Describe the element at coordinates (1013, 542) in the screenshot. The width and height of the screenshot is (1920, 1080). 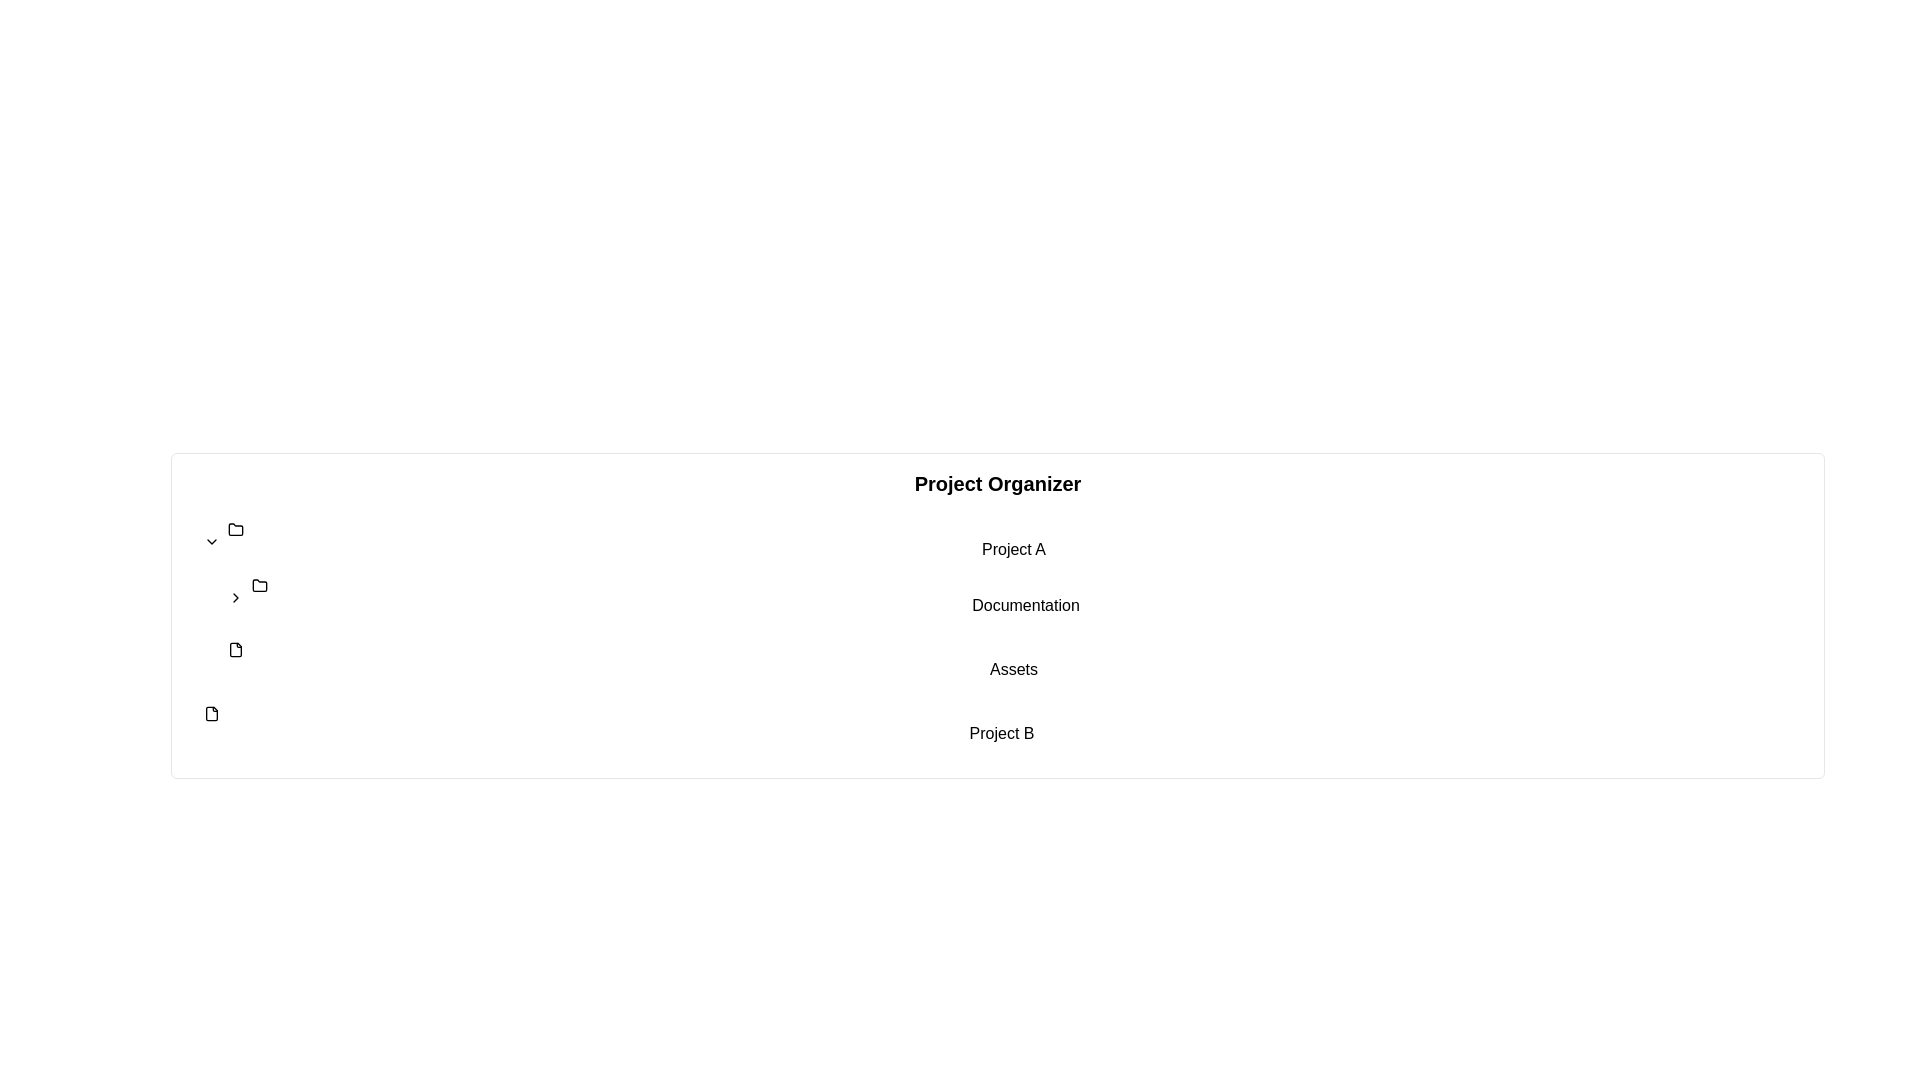
I see `the third text label with an accompanying icon representing Project A in the upper section of the project navigation interface for navigation` at that location.